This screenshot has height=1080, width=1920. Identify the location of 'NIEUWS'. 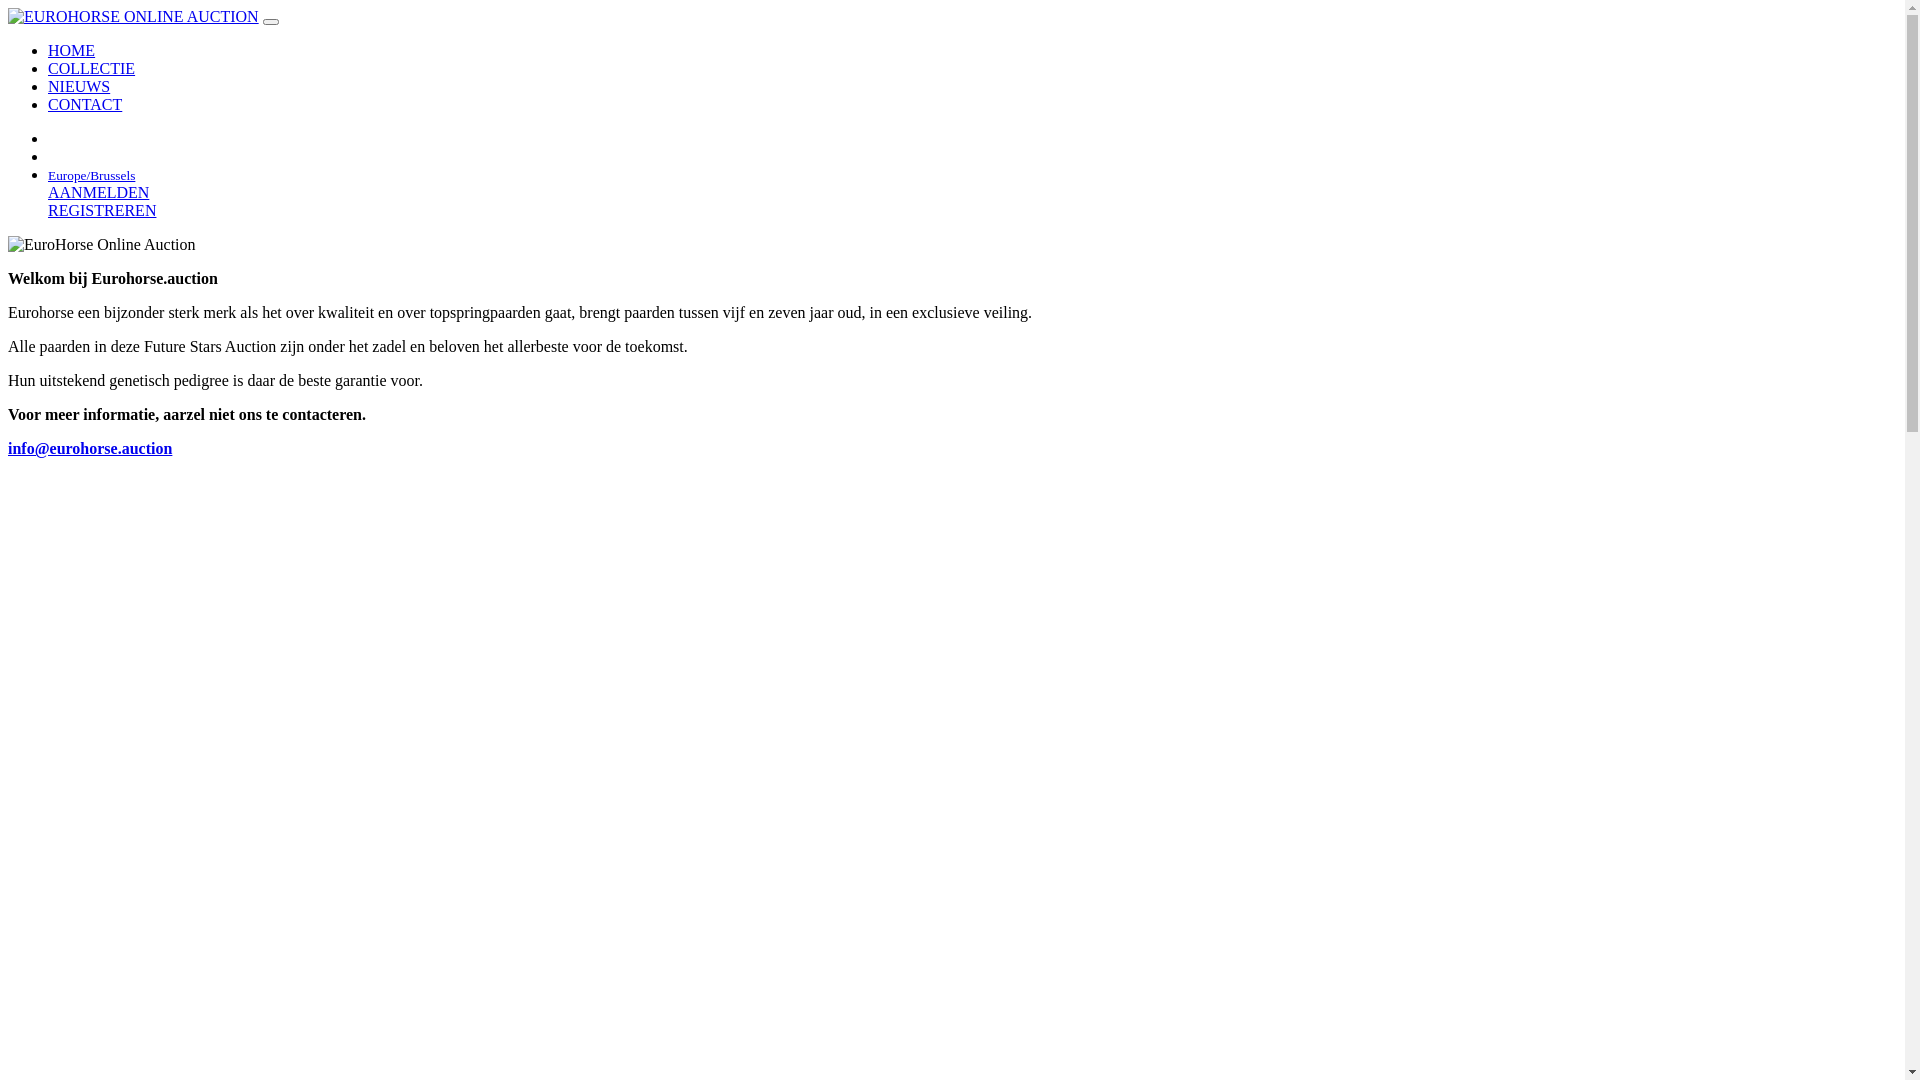
(78, 85).